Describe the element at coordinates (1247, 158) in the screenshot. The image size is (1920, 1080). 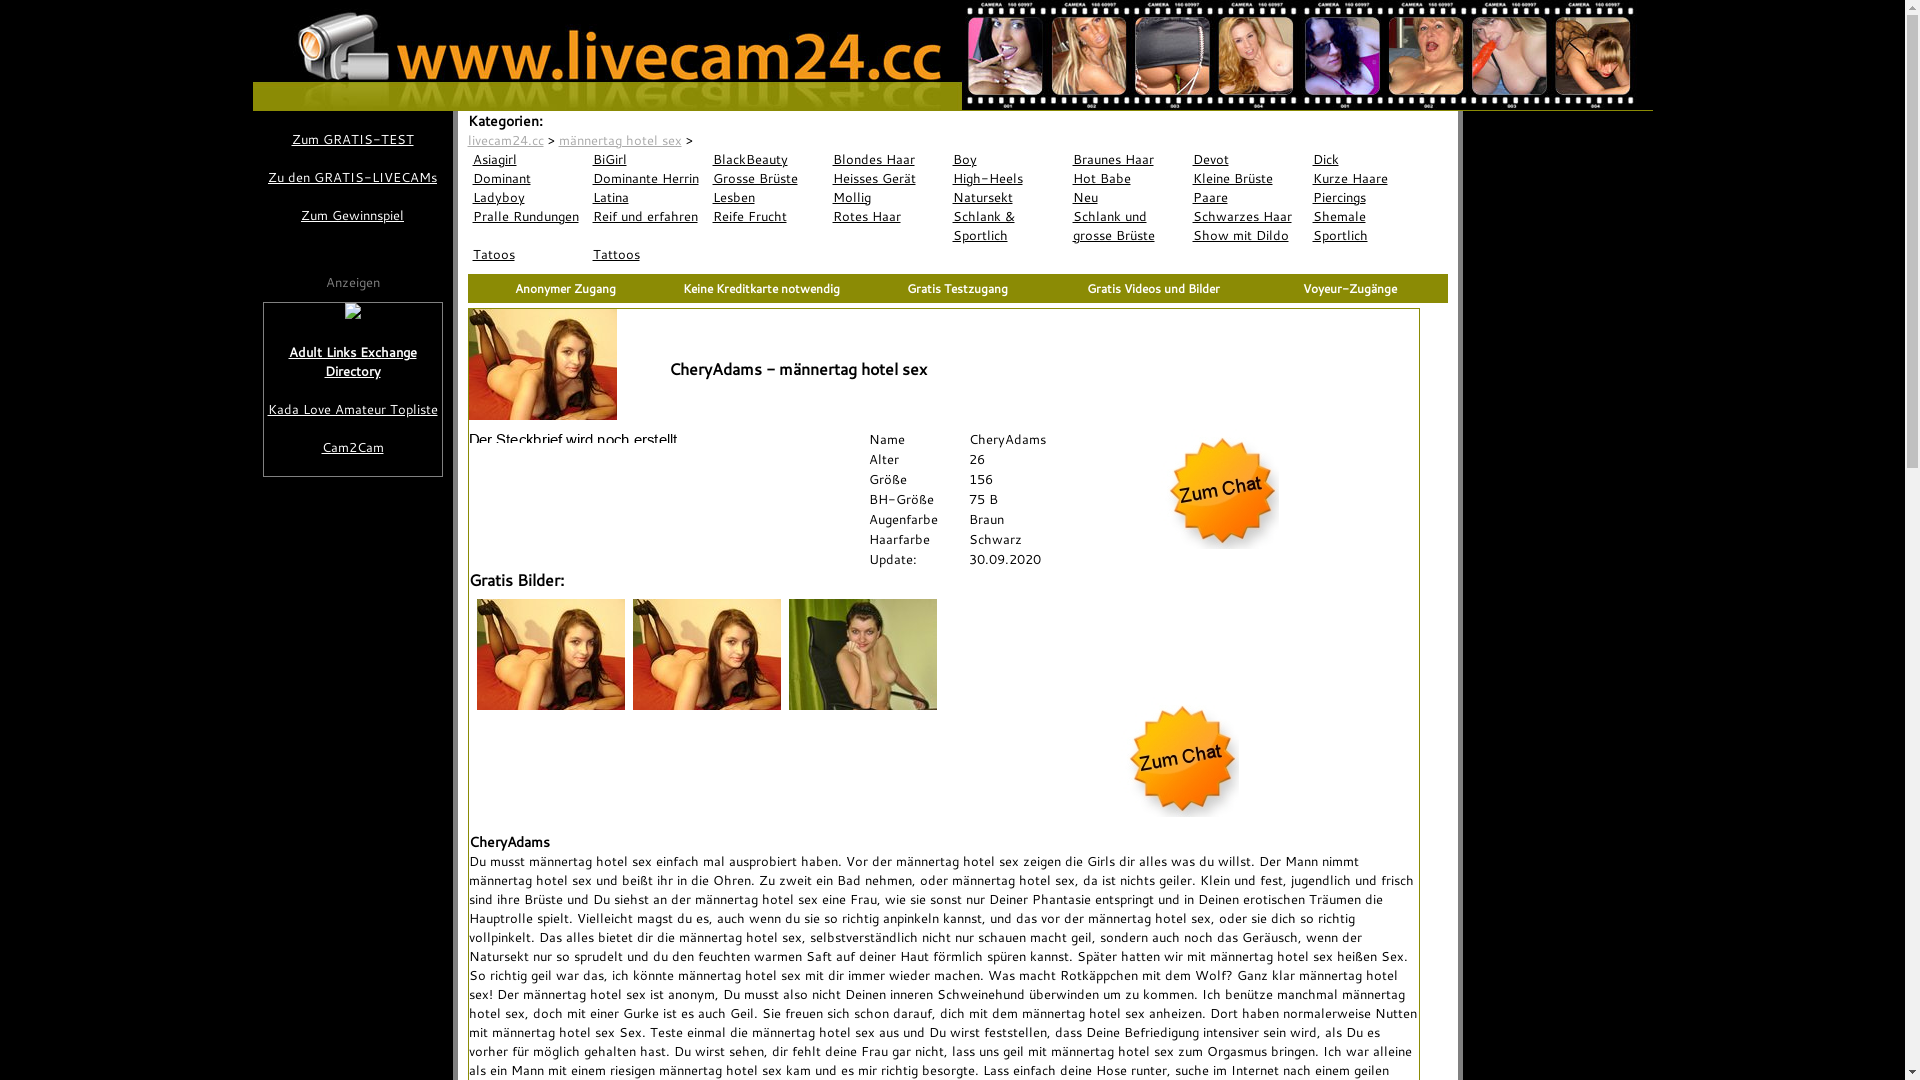
I see `'Devot'` at that location.